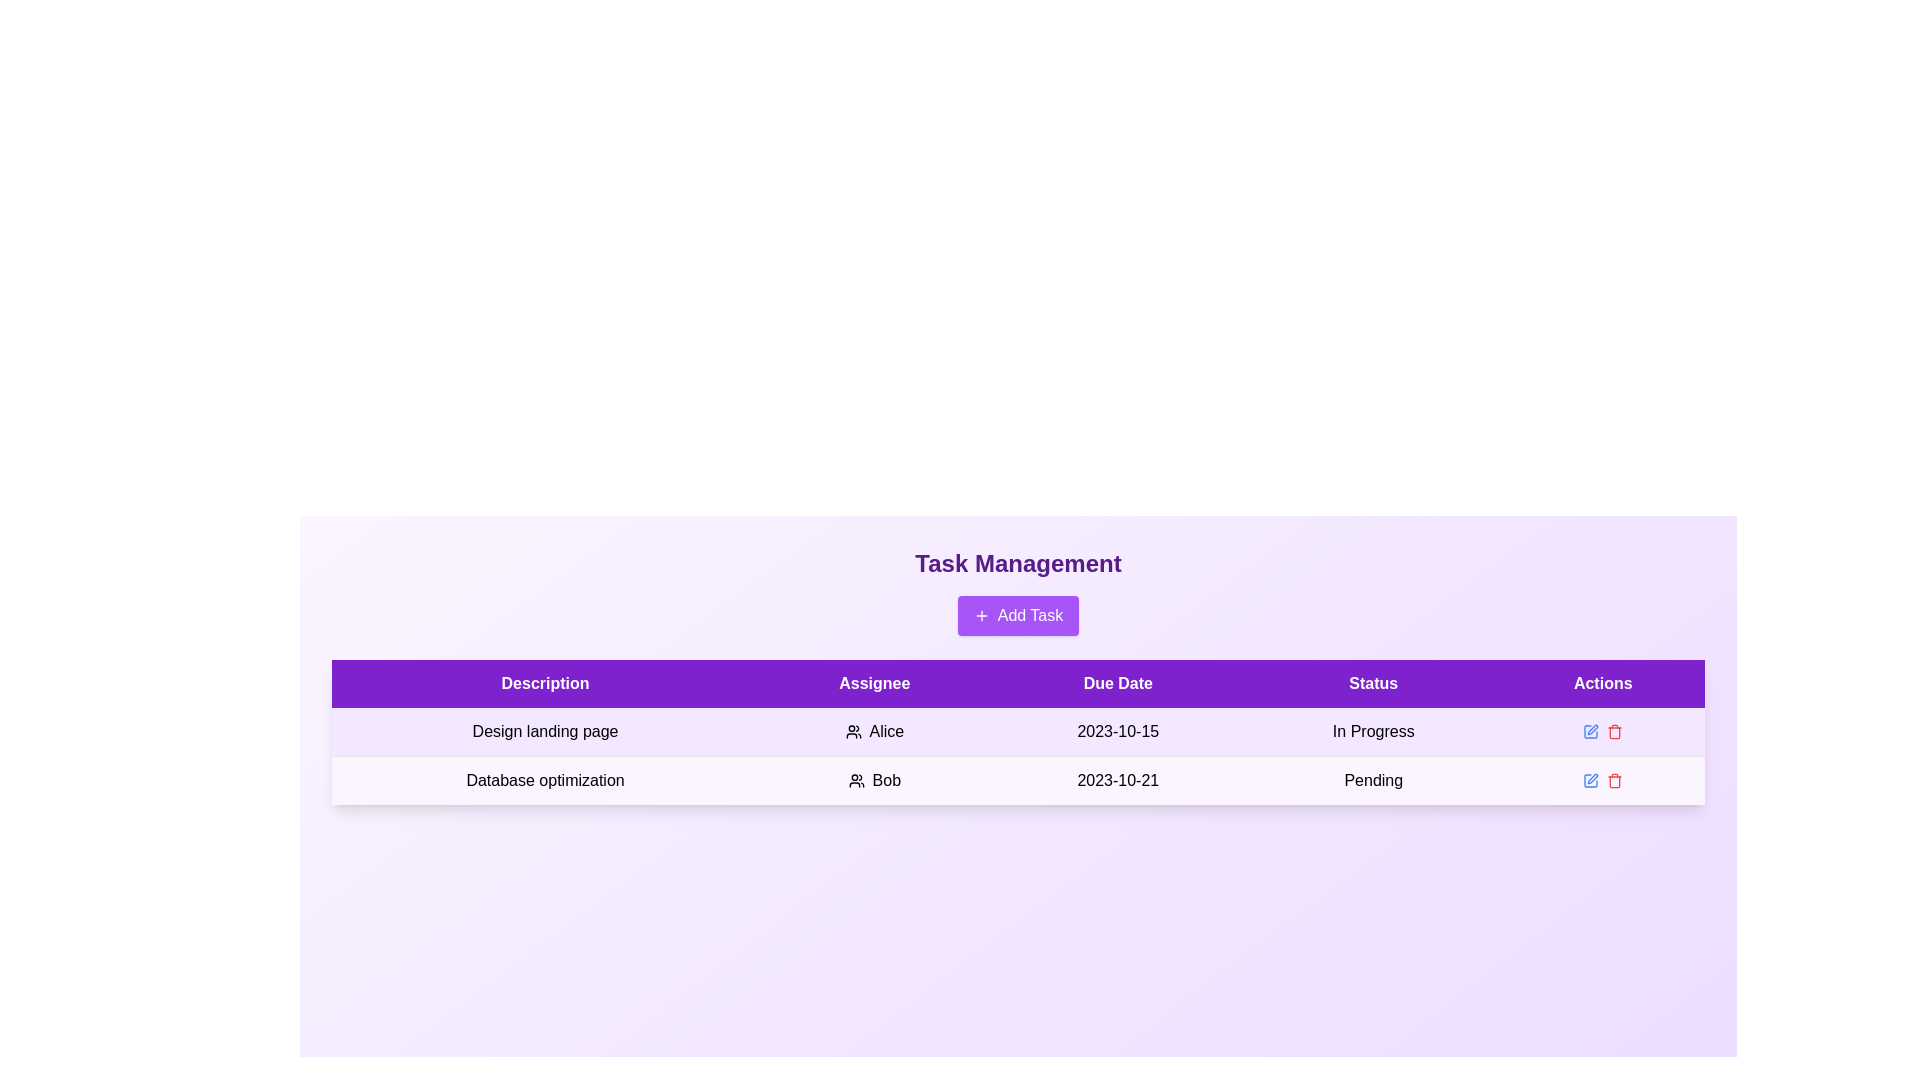  Describe the element at coordinates (1592, 729) in the screenshot. I see `the edit icon button located in the Actions column of the second row of the table` at that location.